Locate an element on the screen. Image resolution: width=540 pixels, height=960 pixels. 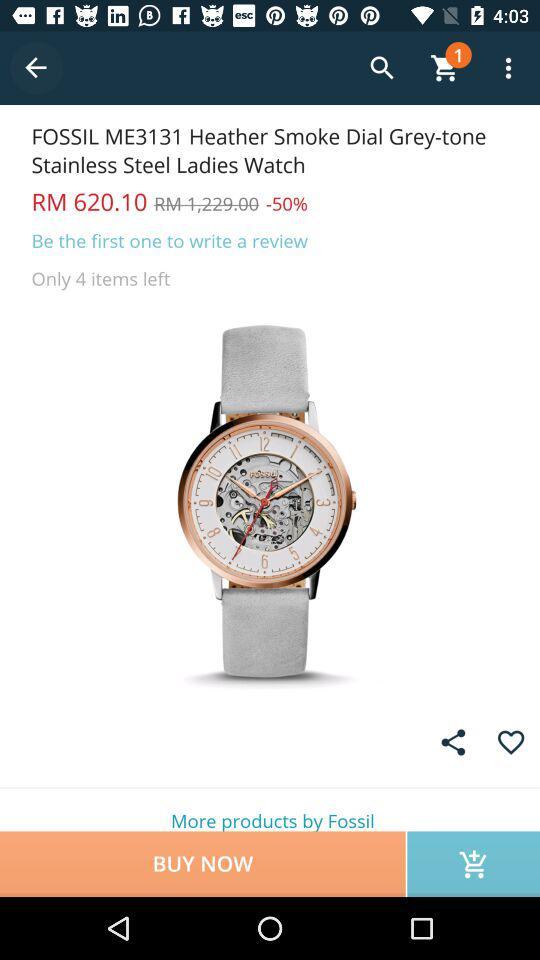
open image is located at coordinates (270, 500).